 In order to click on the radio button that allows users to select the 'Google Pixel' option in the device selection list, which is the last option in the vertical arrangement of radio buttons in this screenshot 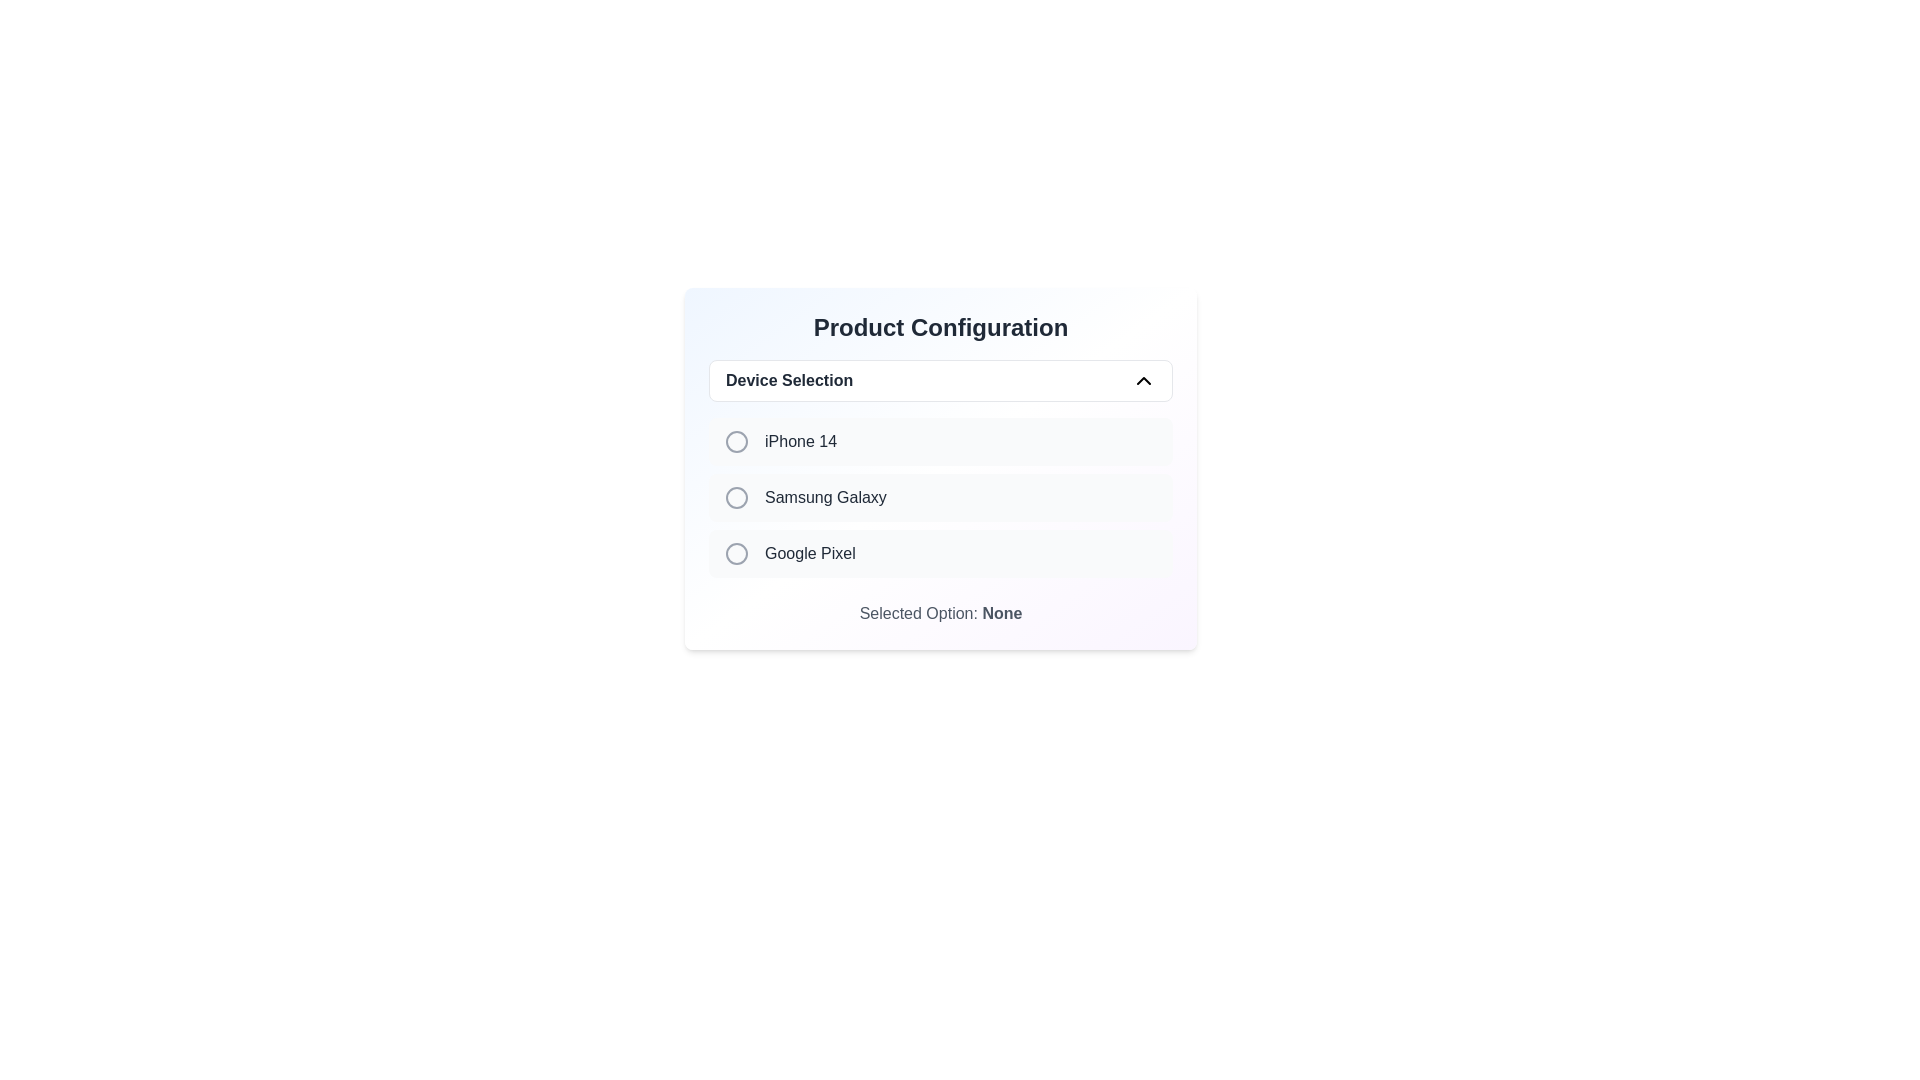, I will do `click(736, 554)`.